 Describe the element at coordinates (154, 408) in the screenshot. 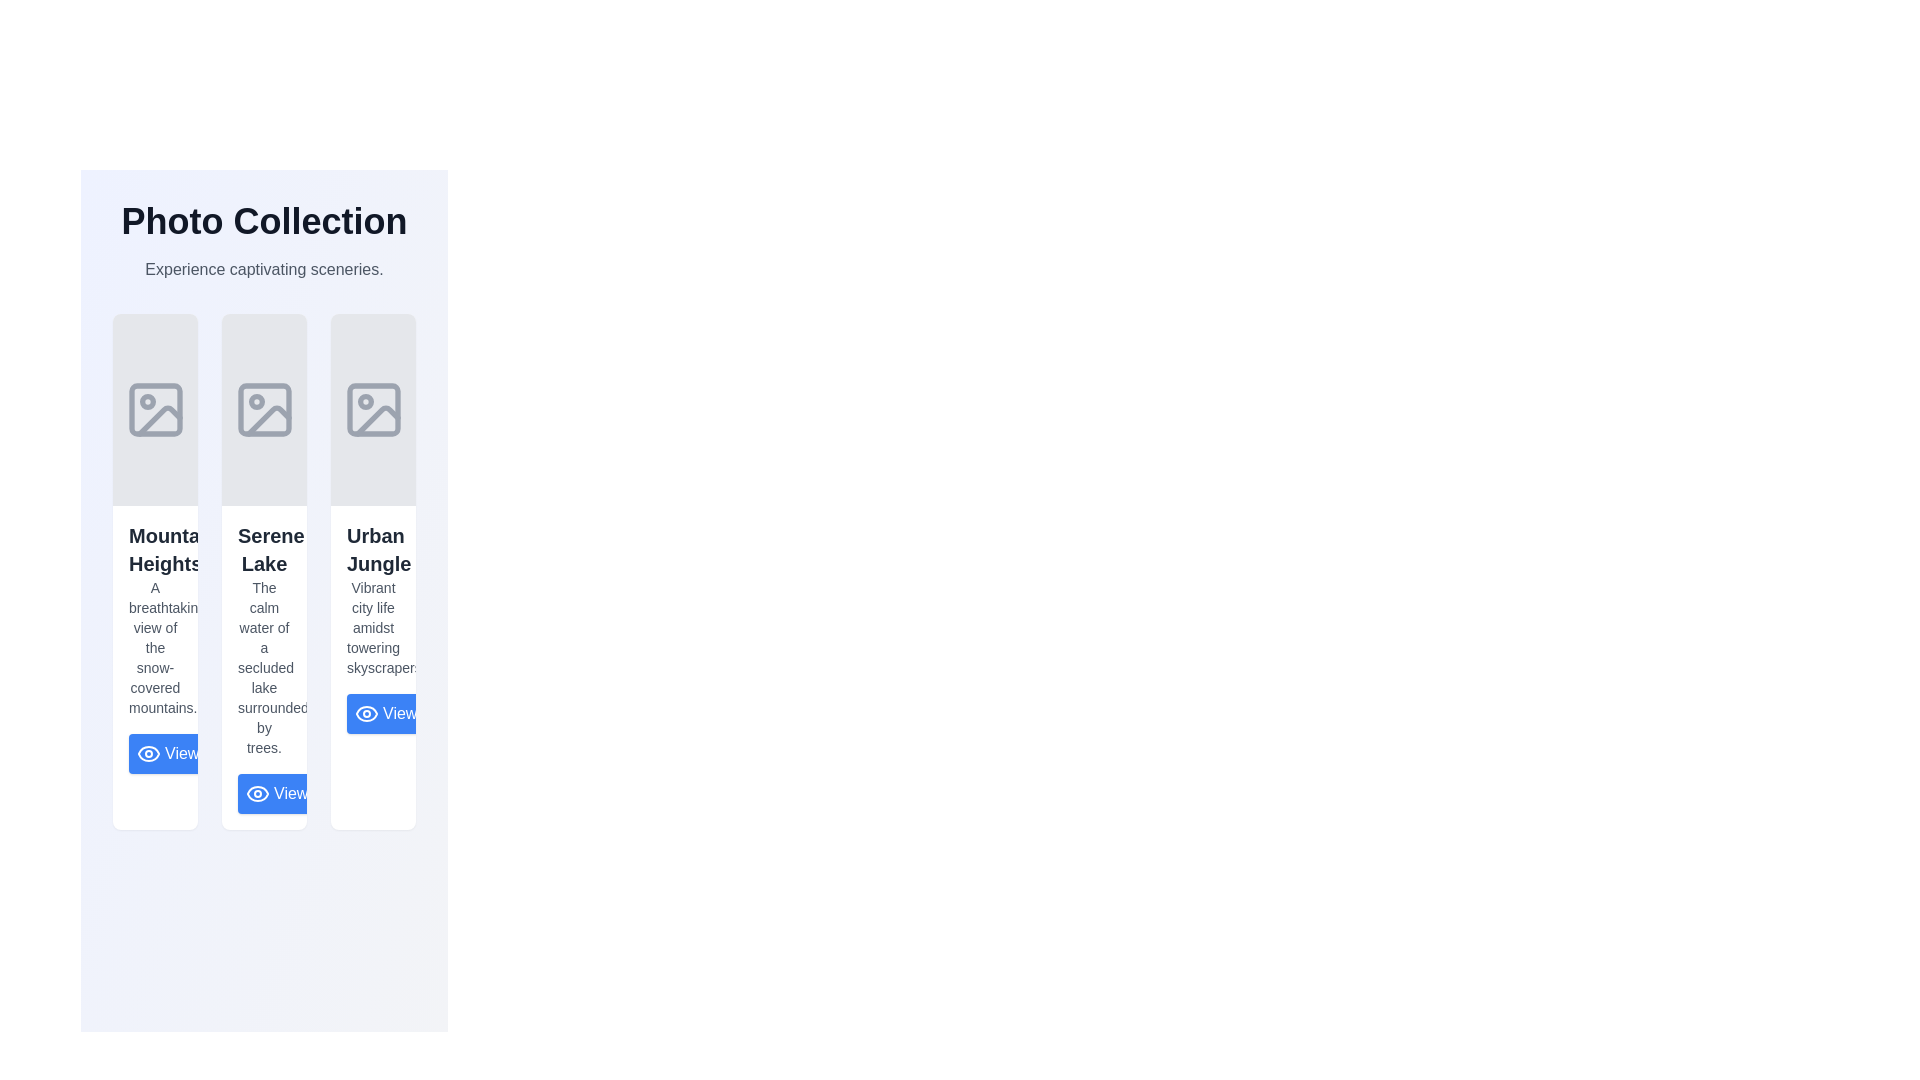

I see `the first icon in the three-column layout of image placeholders for the 'Mountain Heights' card, which serves as a non-interactive image placeholder` at that location.